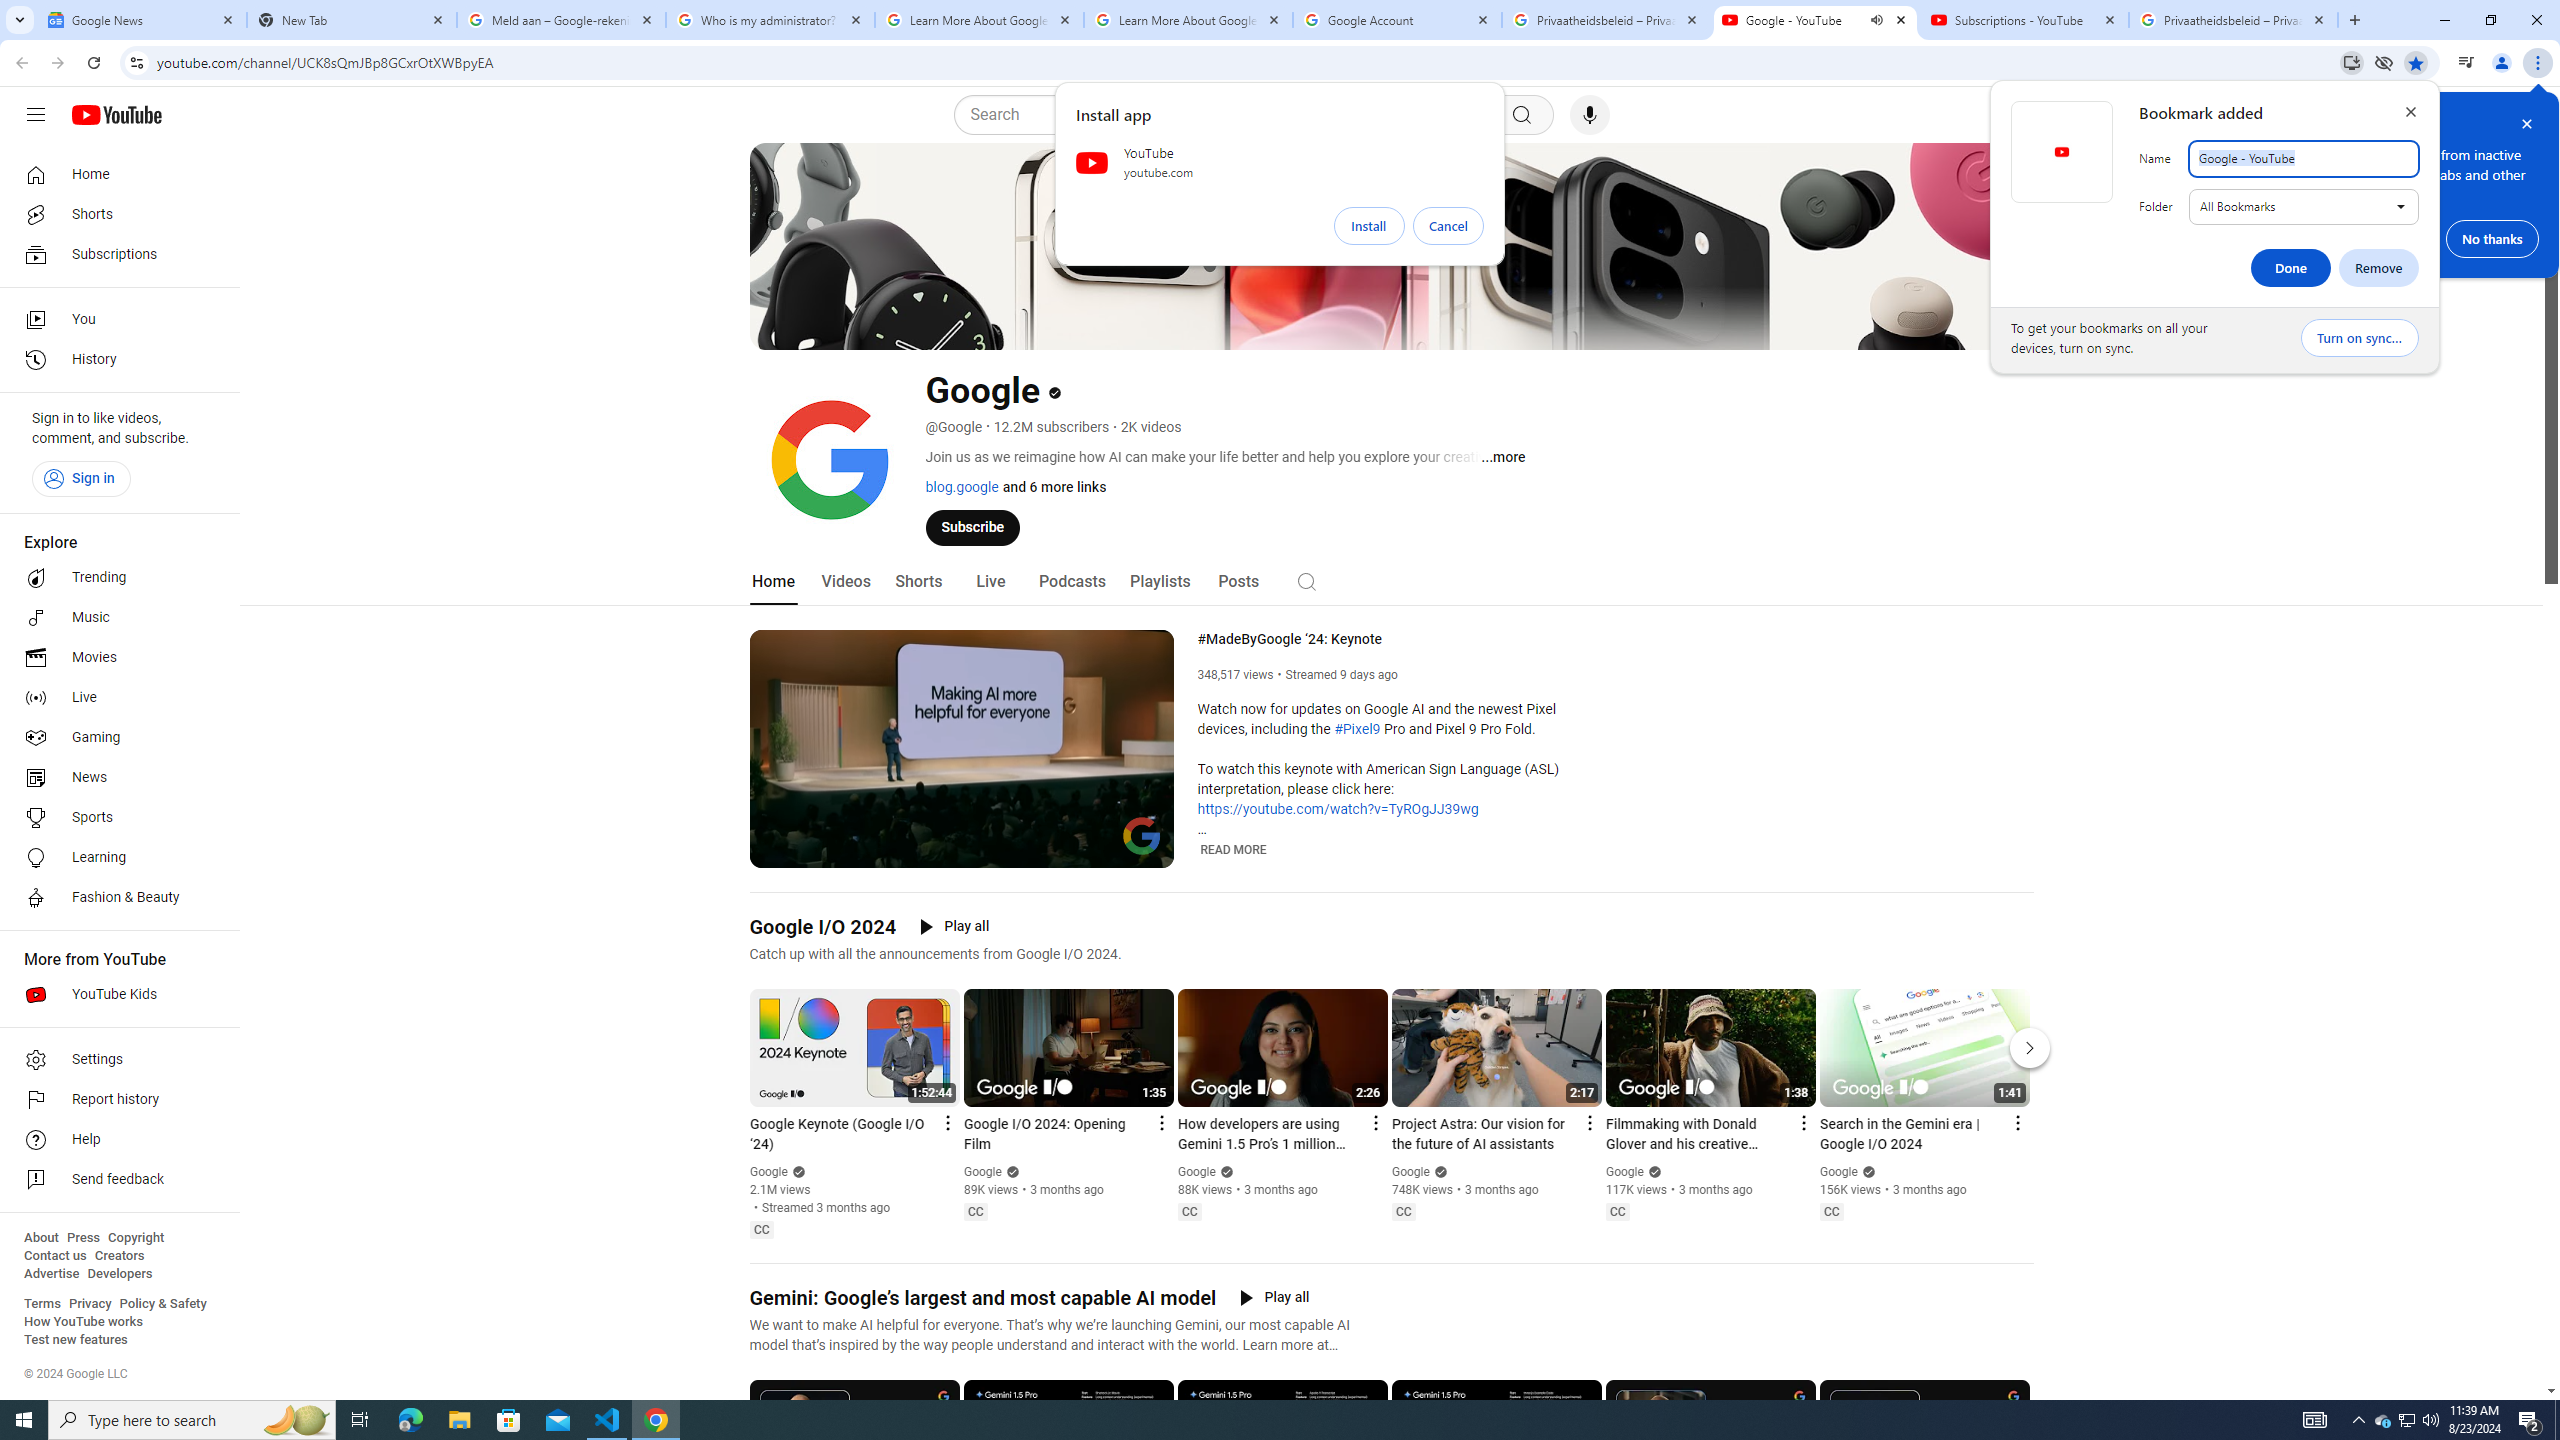  What do you see at coordinates (82, 1321) in the screenshot?
I see `'How YouTube works'` at bounding box center [82, 1321].